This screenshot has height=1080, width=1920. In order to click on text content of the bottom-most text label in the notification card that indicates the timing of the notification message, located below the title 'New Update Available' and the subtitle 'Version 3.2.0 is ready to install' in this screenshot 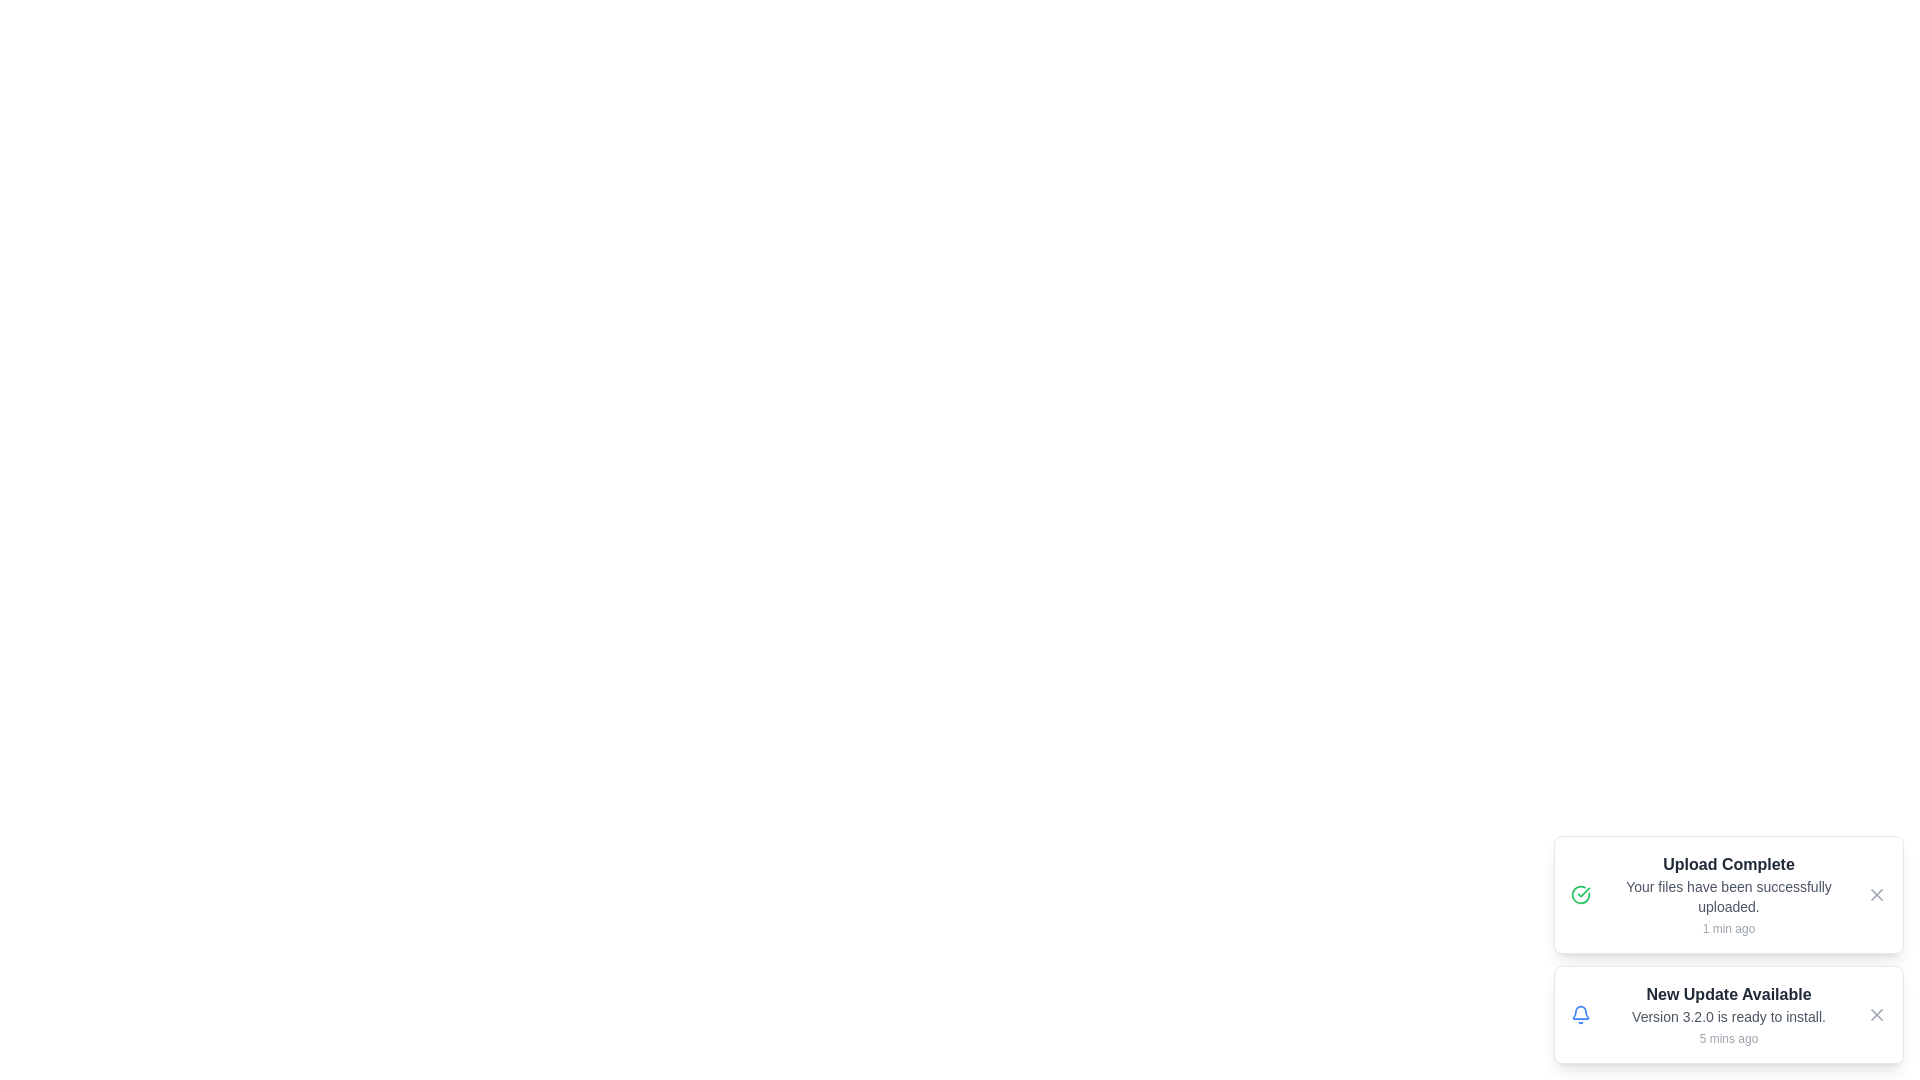, I will do `click(1727, 1037)`.